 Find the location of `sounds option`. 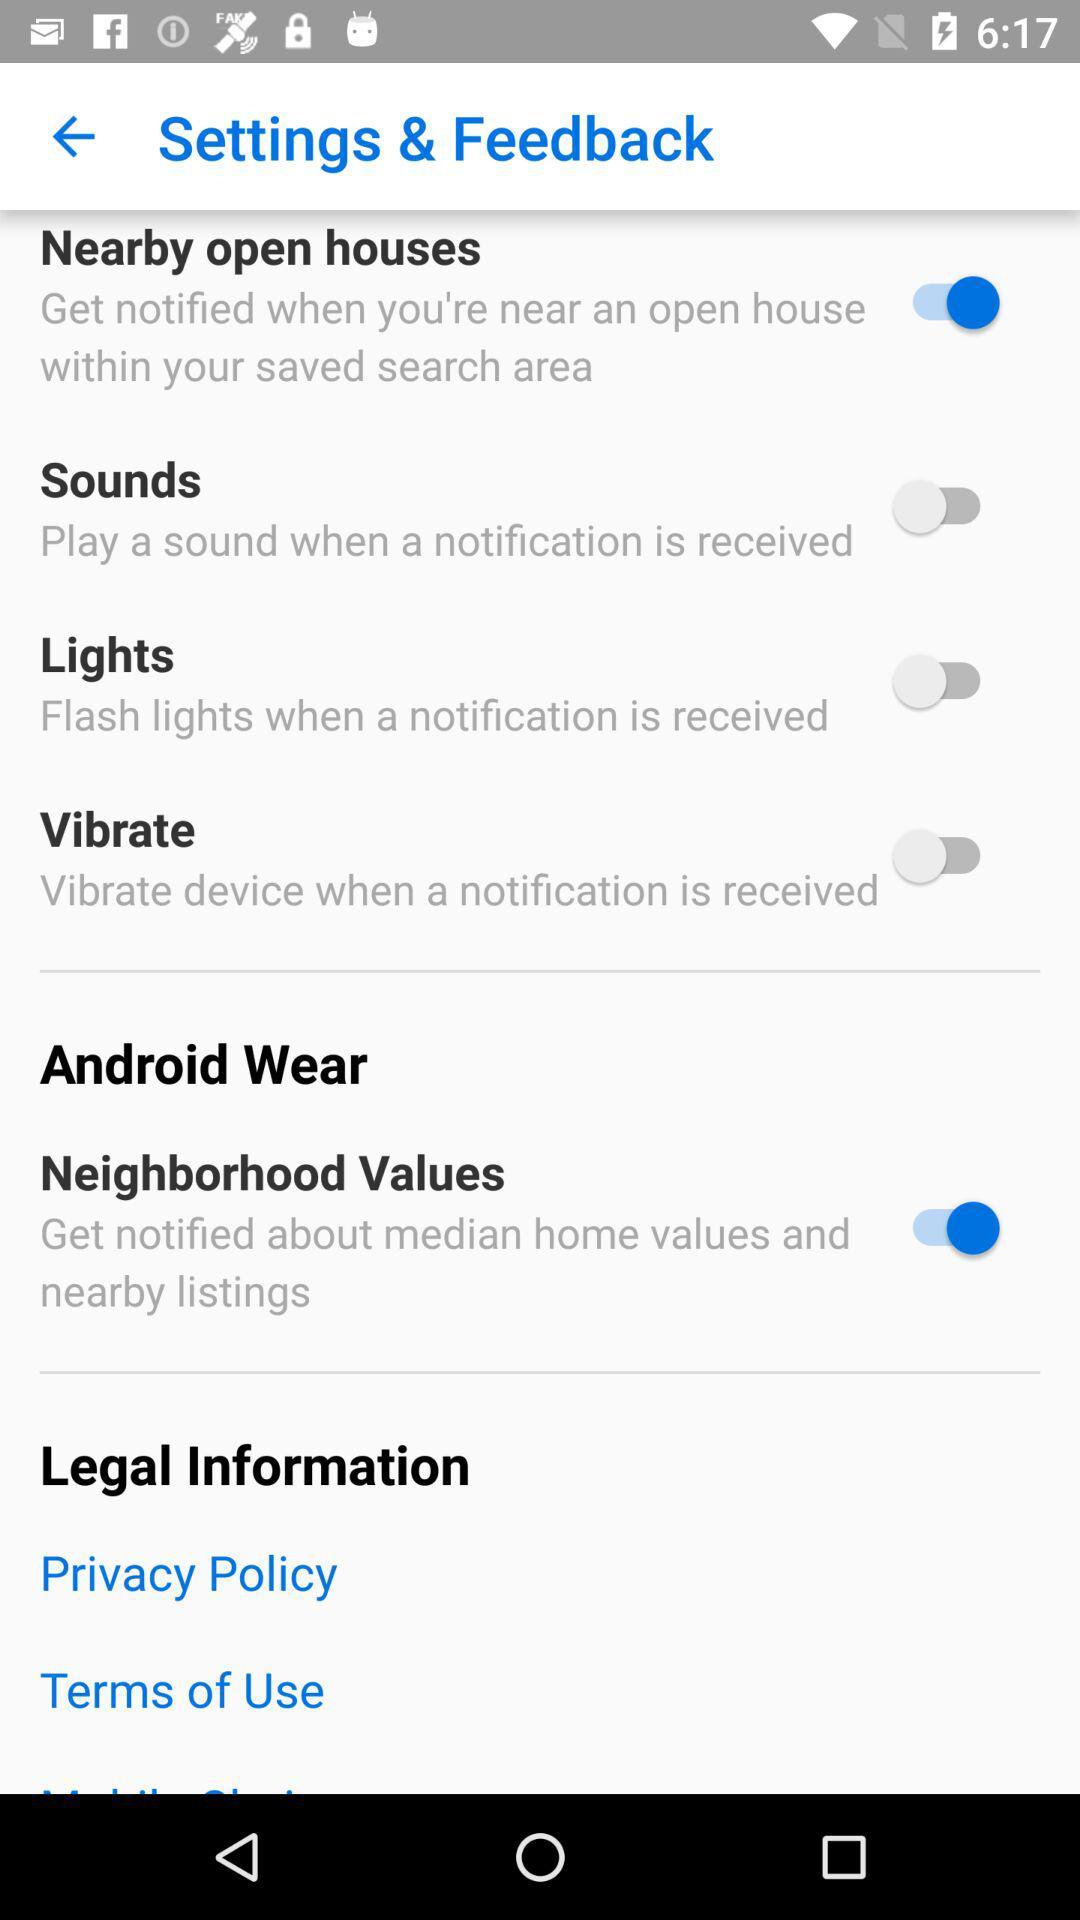

sounds option is located at coordinates (945, 506).